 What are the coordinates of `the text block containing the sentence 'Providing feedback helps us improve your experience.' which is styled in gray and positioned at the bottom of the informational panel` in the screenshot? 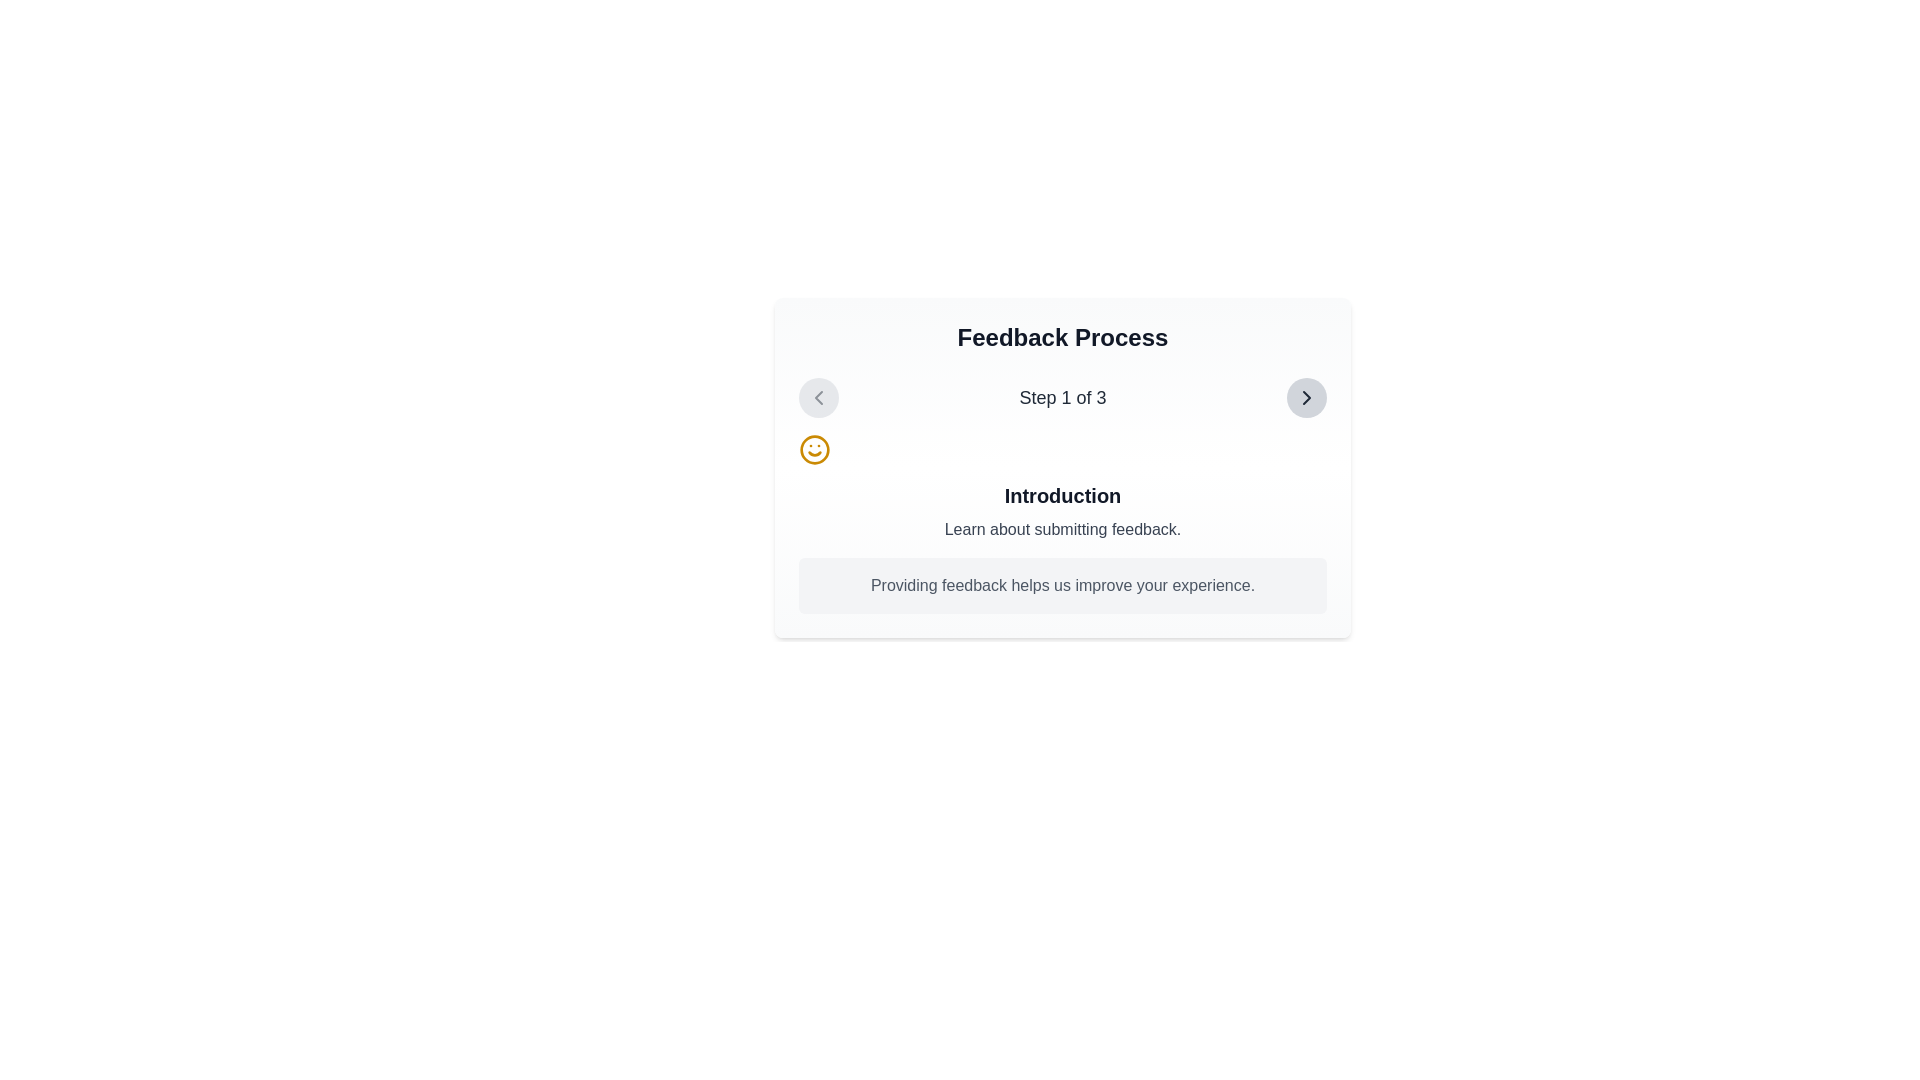 It's located at (1061, 585).